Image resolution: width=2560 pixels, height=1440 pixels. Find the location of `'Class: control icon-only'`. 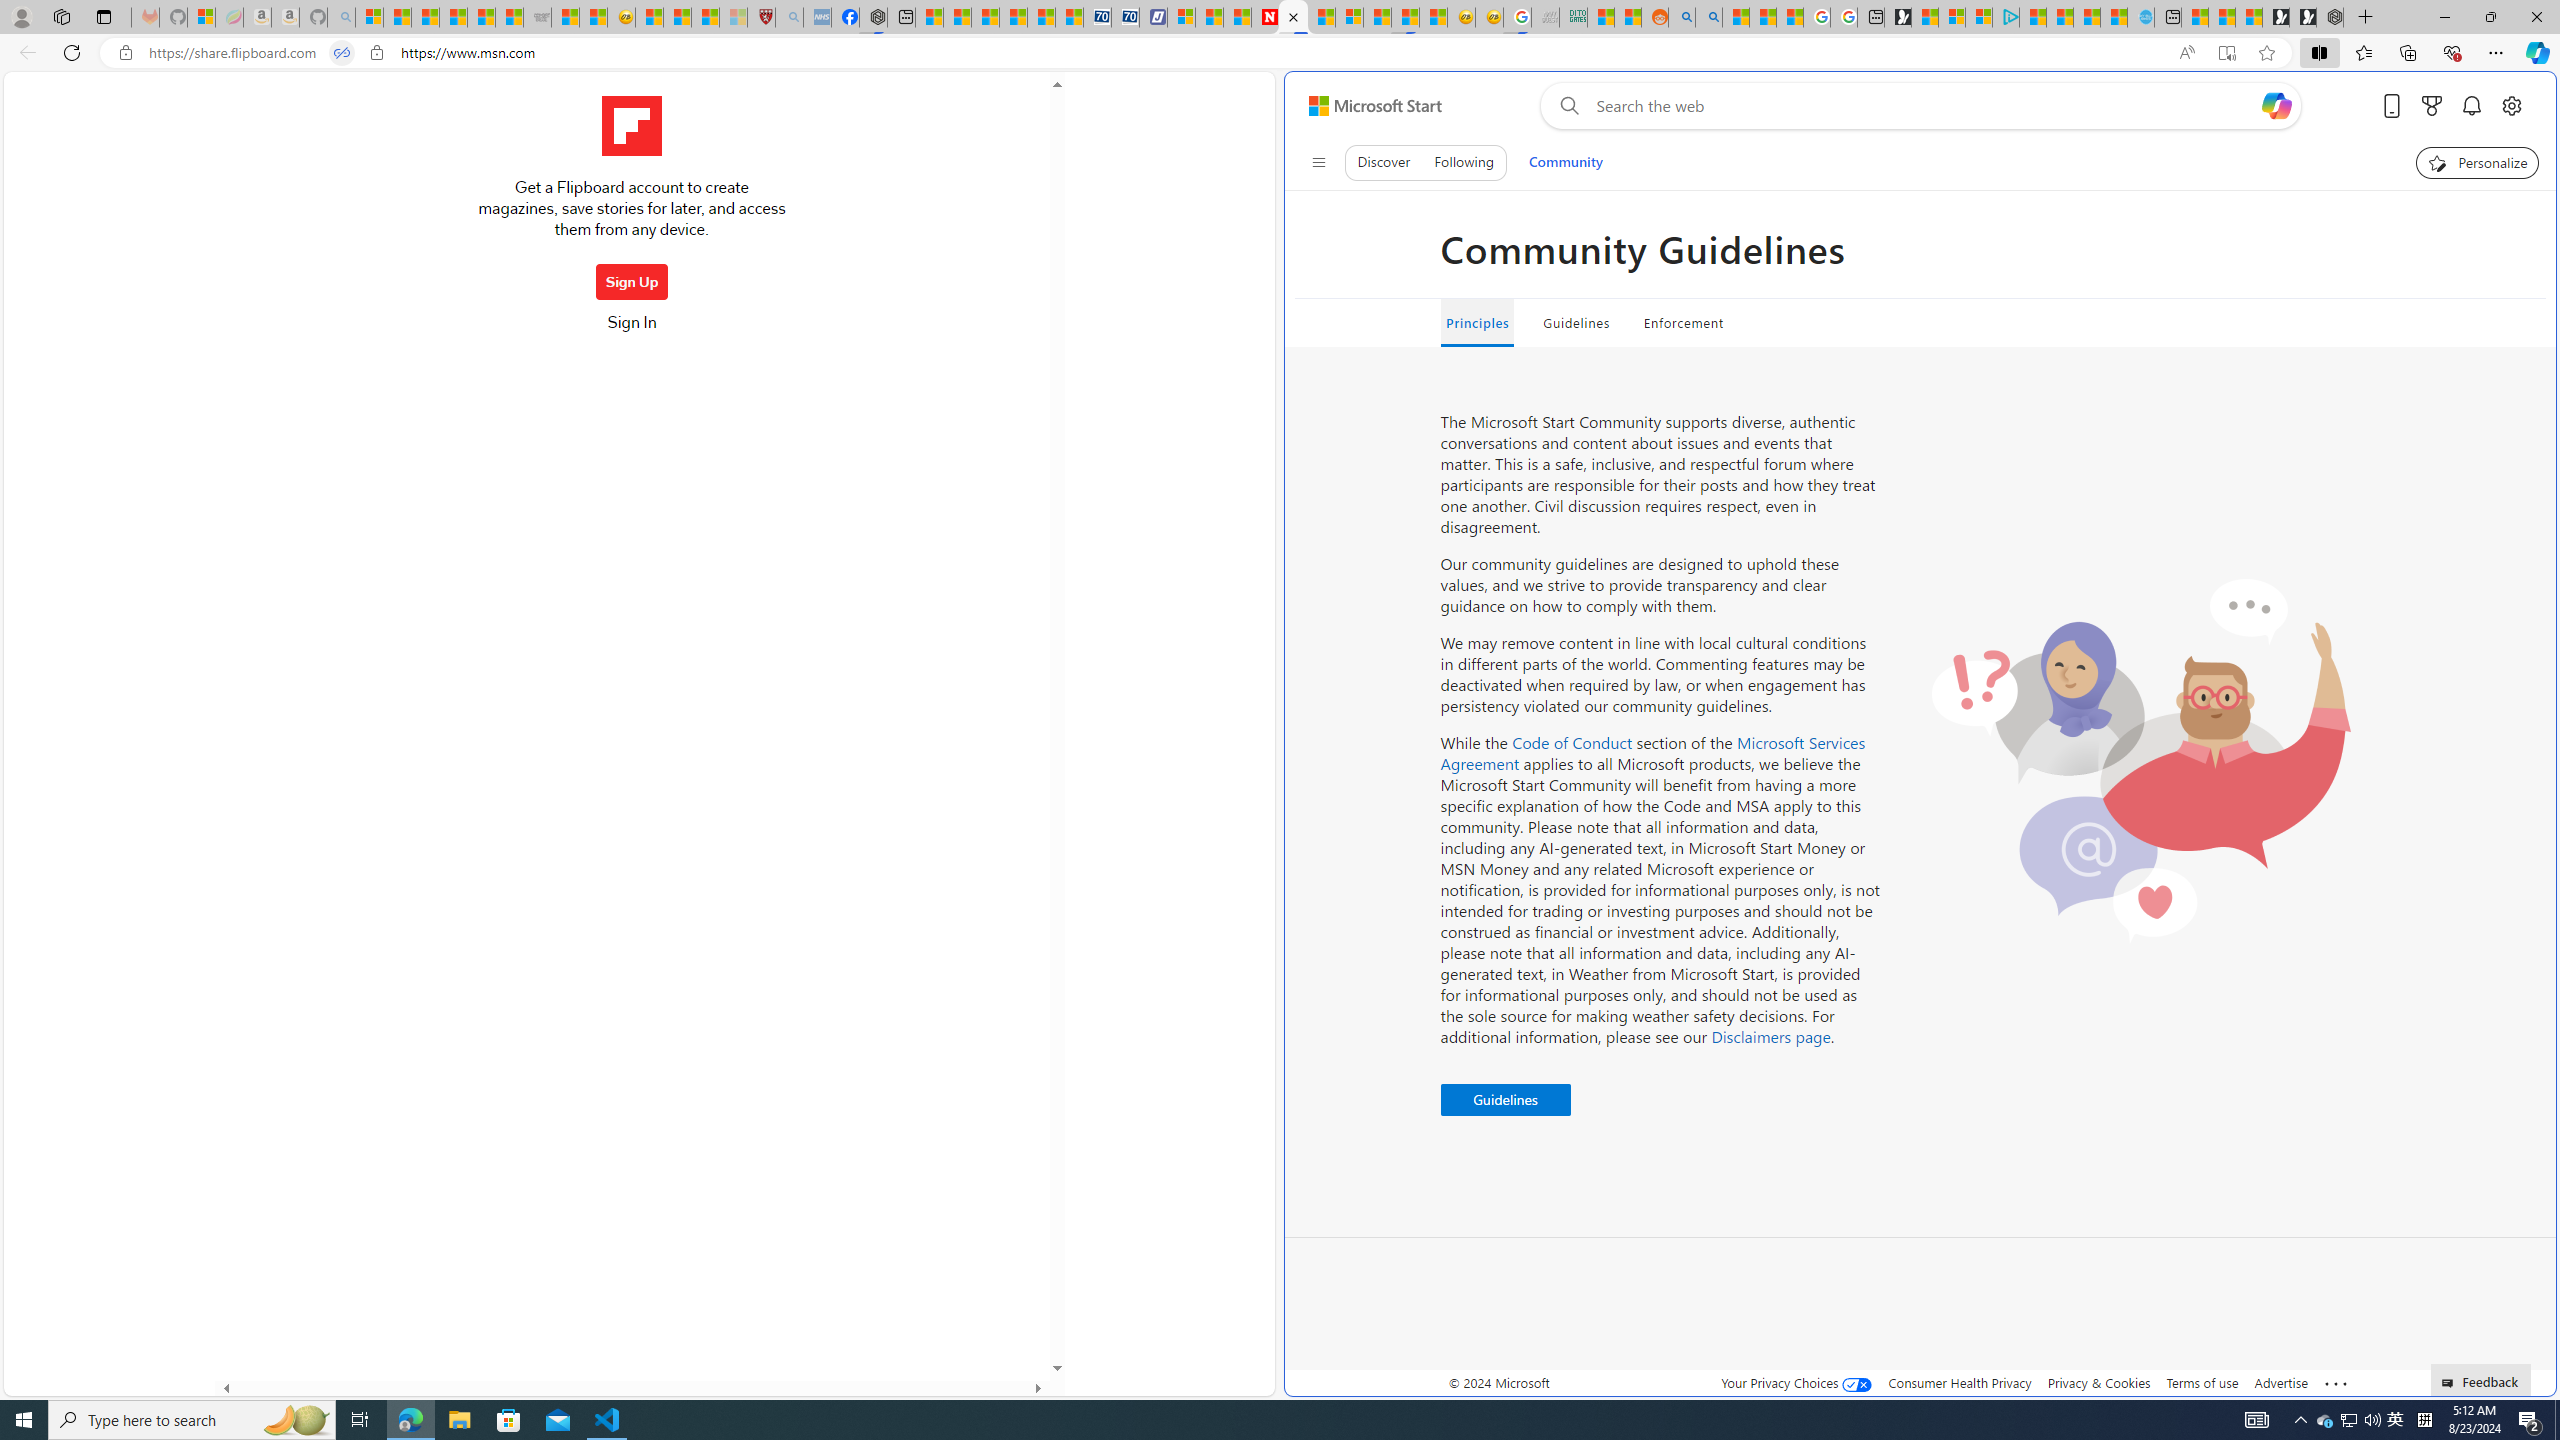

'Class: control icon-only' is located at coordinates (1317, 161).